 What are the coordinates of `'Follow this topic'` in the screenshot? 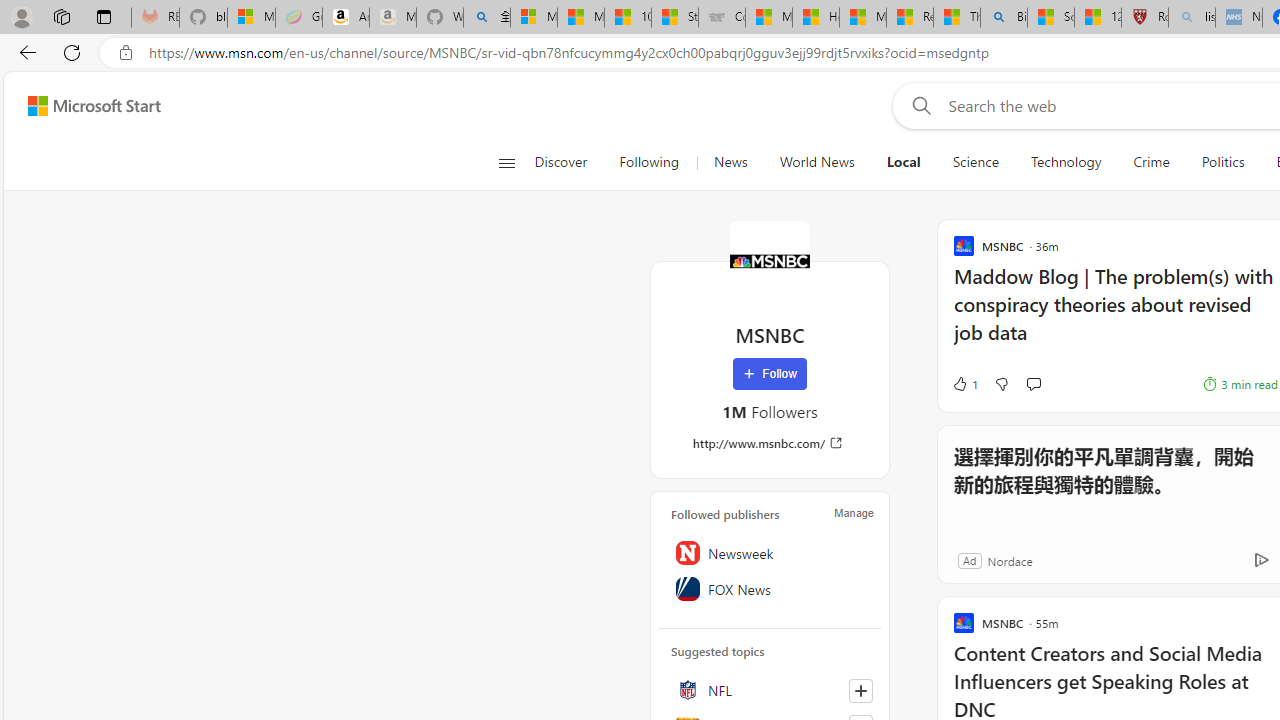 It's located at (860, 689).